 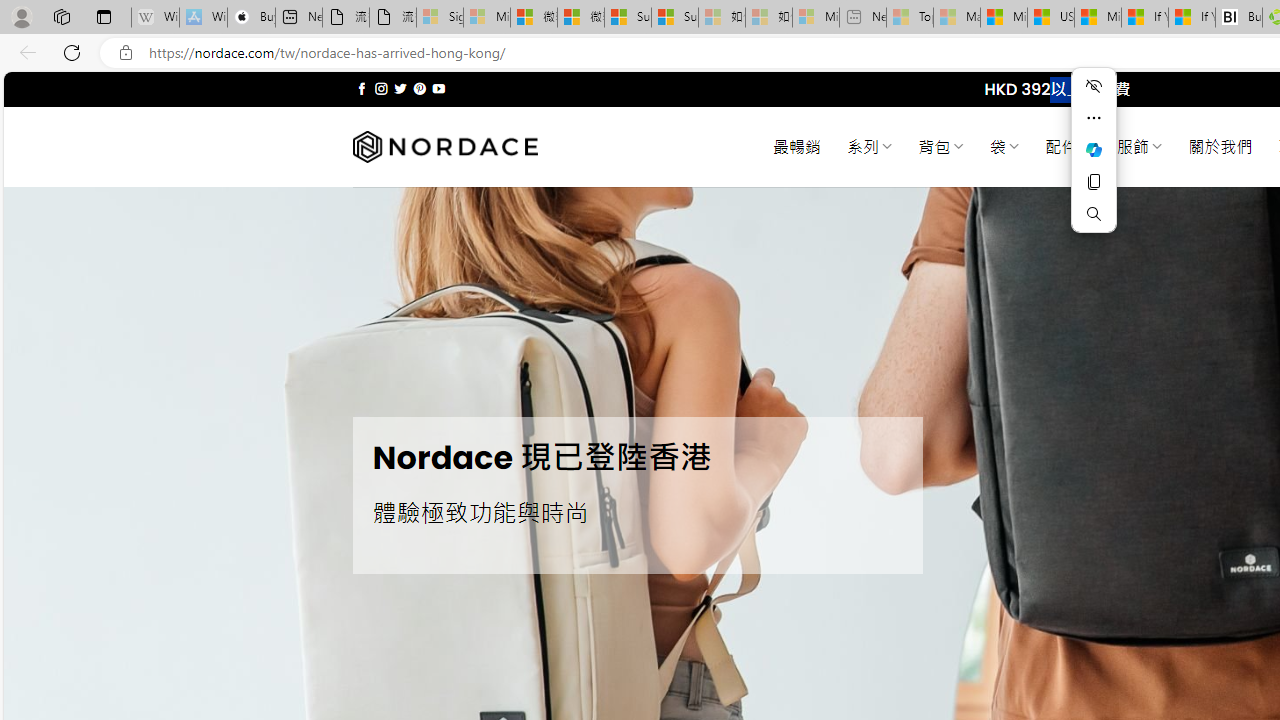 What do you see at coordinates (815, 17) in the screenshot?
I see `'Microsoft account | Account Checkup - Sleeping'` at bounding box center [815, 17].